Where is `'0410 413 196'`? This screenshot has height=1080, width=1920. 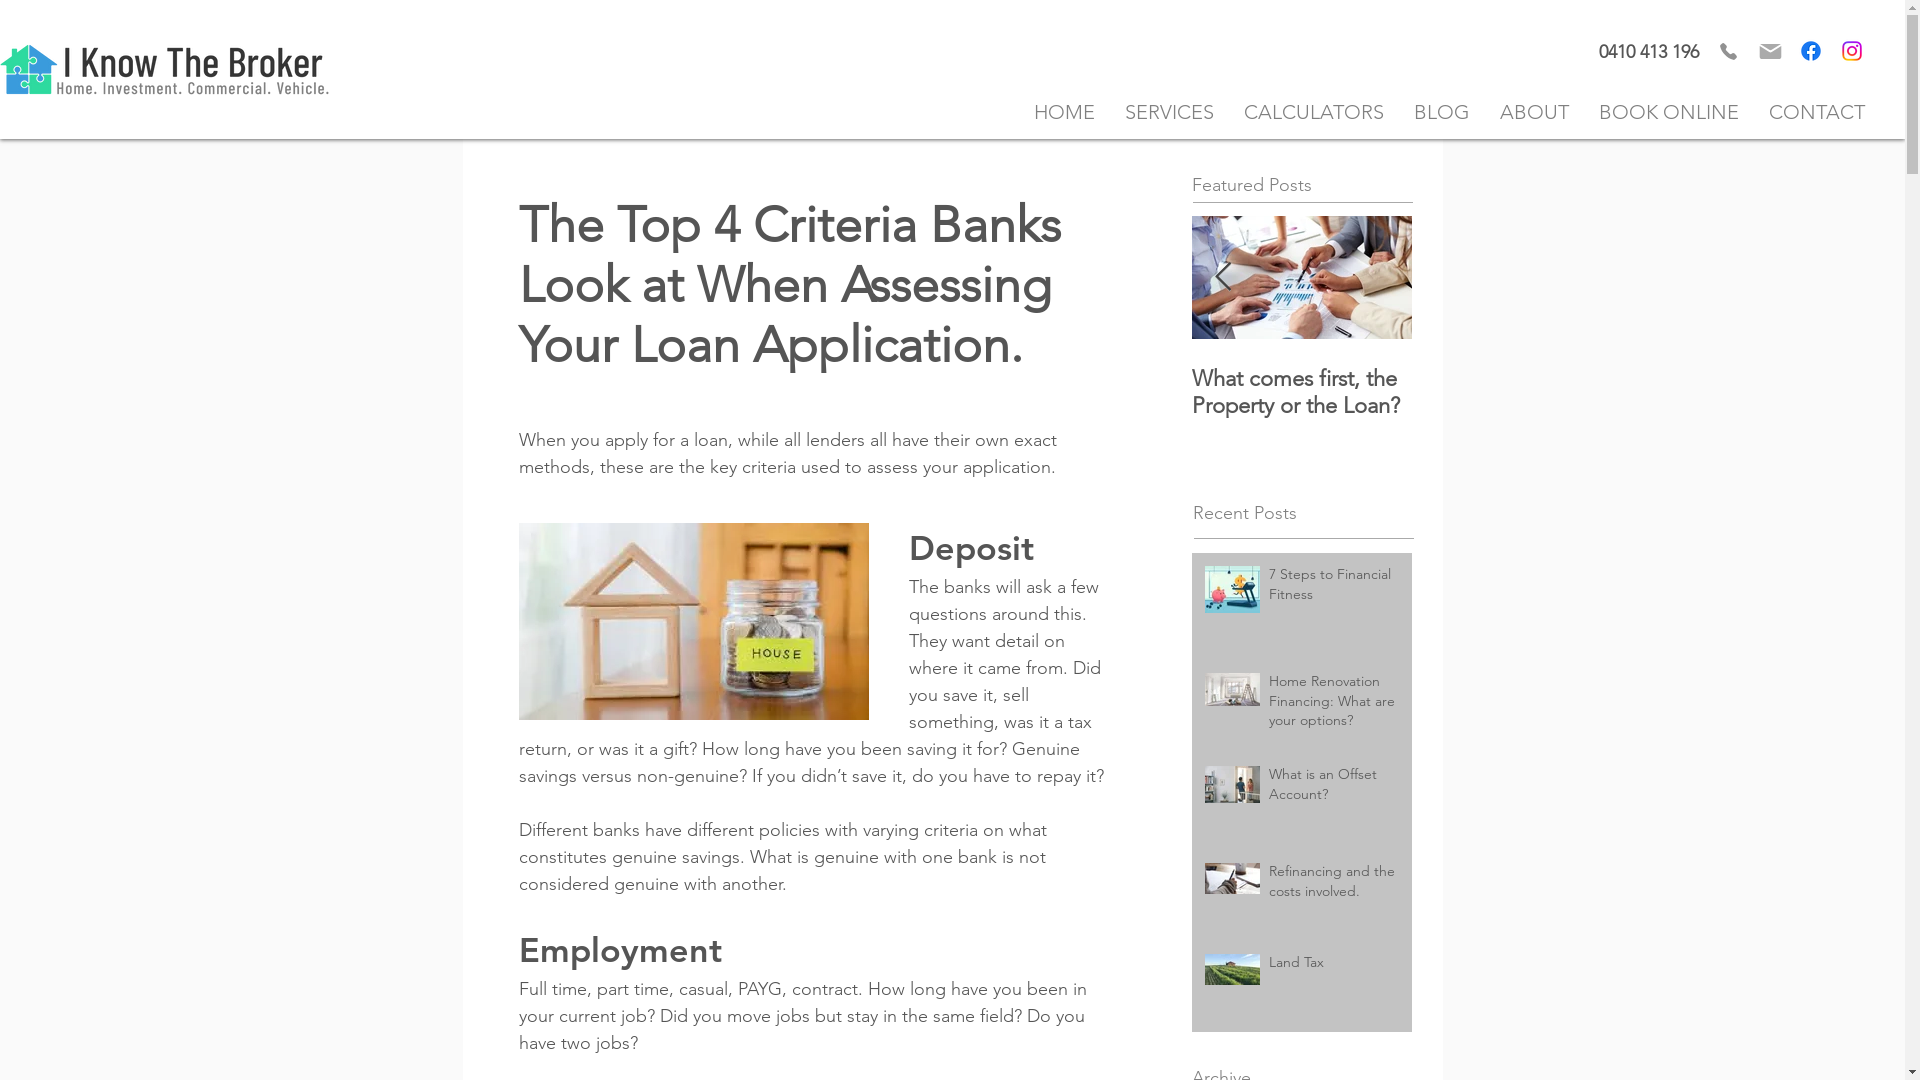 '0410 413 196' is located at coordinates (1649, 50).